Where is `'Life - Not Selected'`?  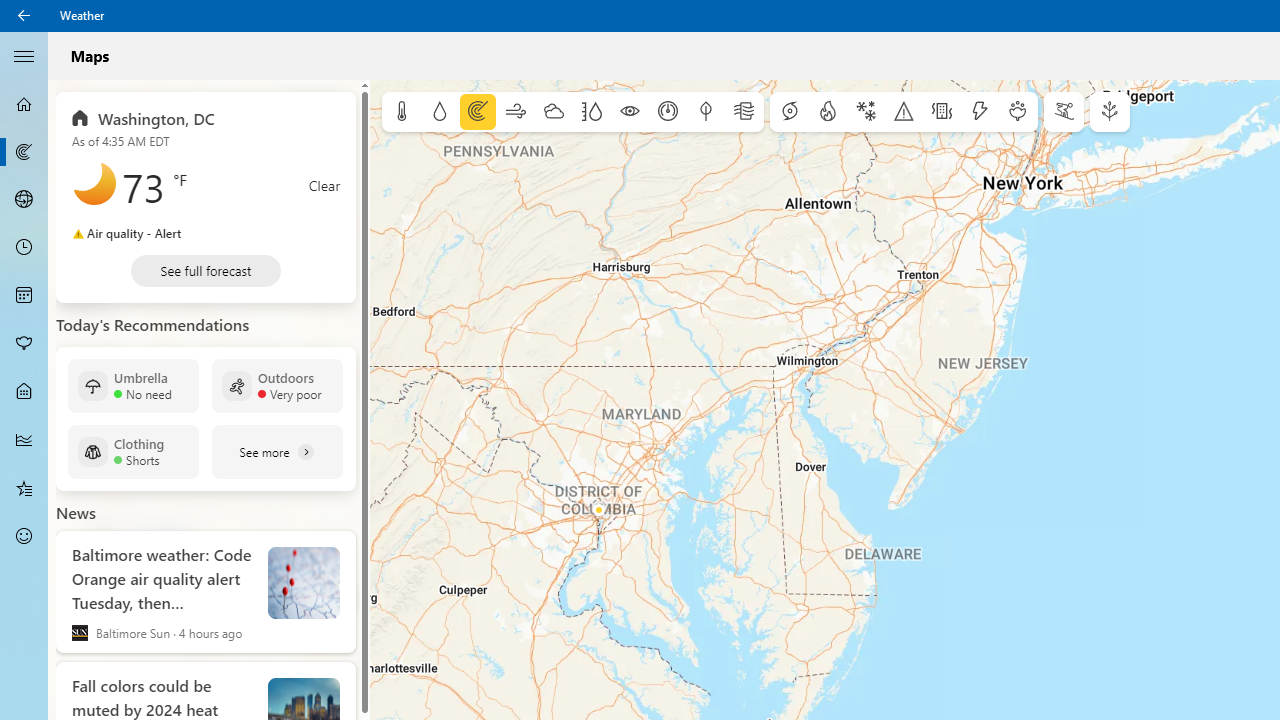
'Life - Not Selected' is located at coordinates (24, 392).